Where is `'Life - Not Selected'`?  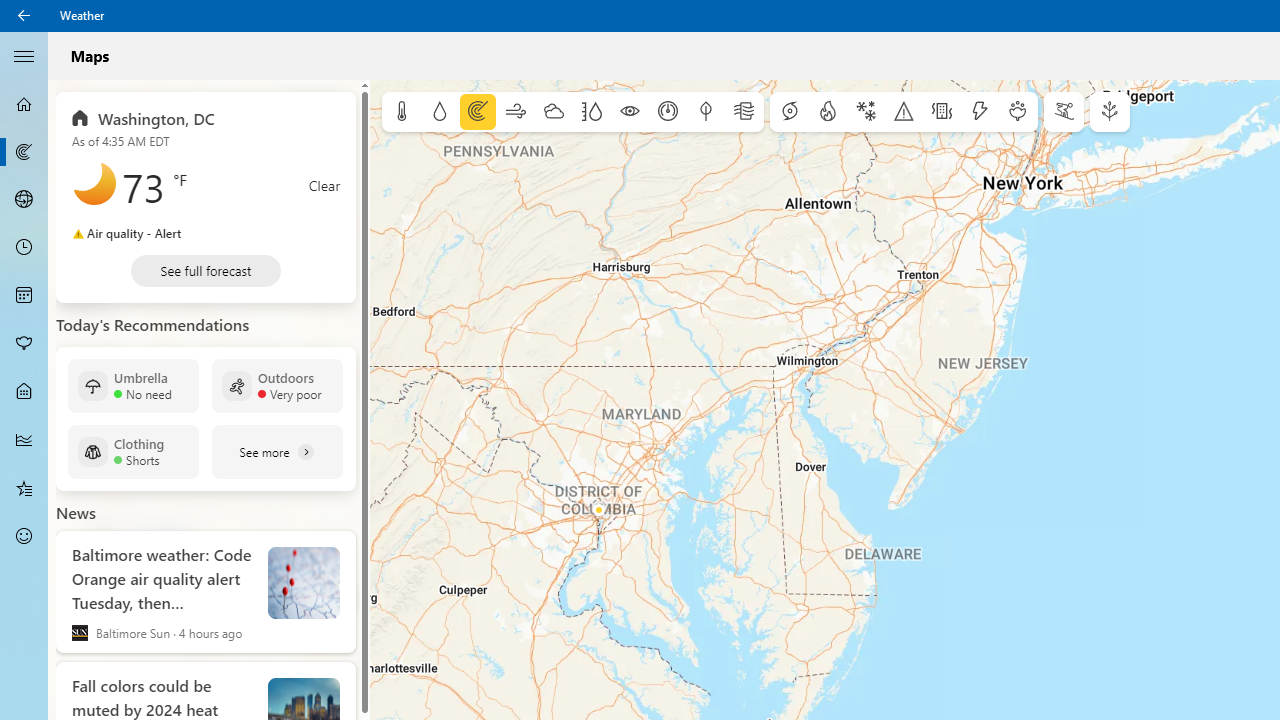
'Life - Not Selected' is located at coordinates (24, 392).